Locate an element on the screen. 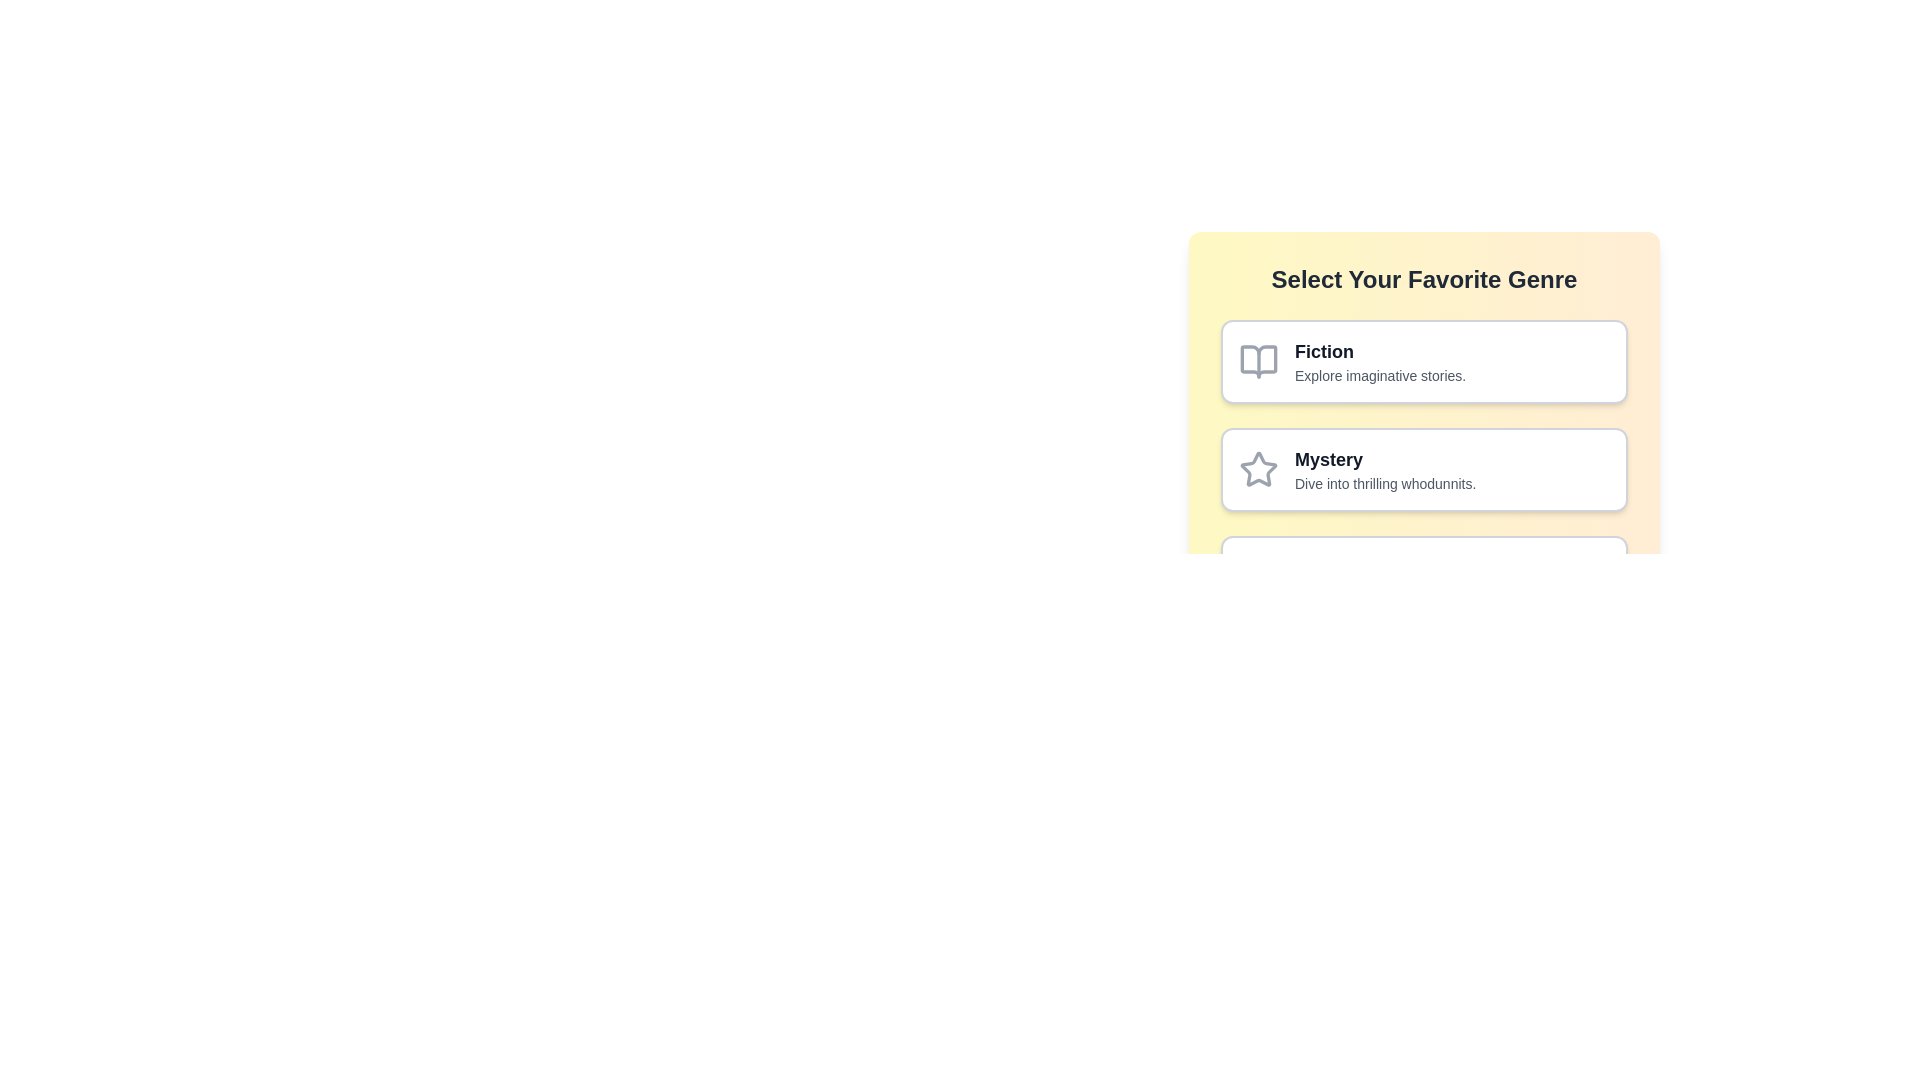 Image resolution: width=1920 pixels, height=1080 pixels. the text label providing a brief description of the 'Mystery' genre, positioned directly below the 'Mystery' title is located at coordinates (1384, 483).